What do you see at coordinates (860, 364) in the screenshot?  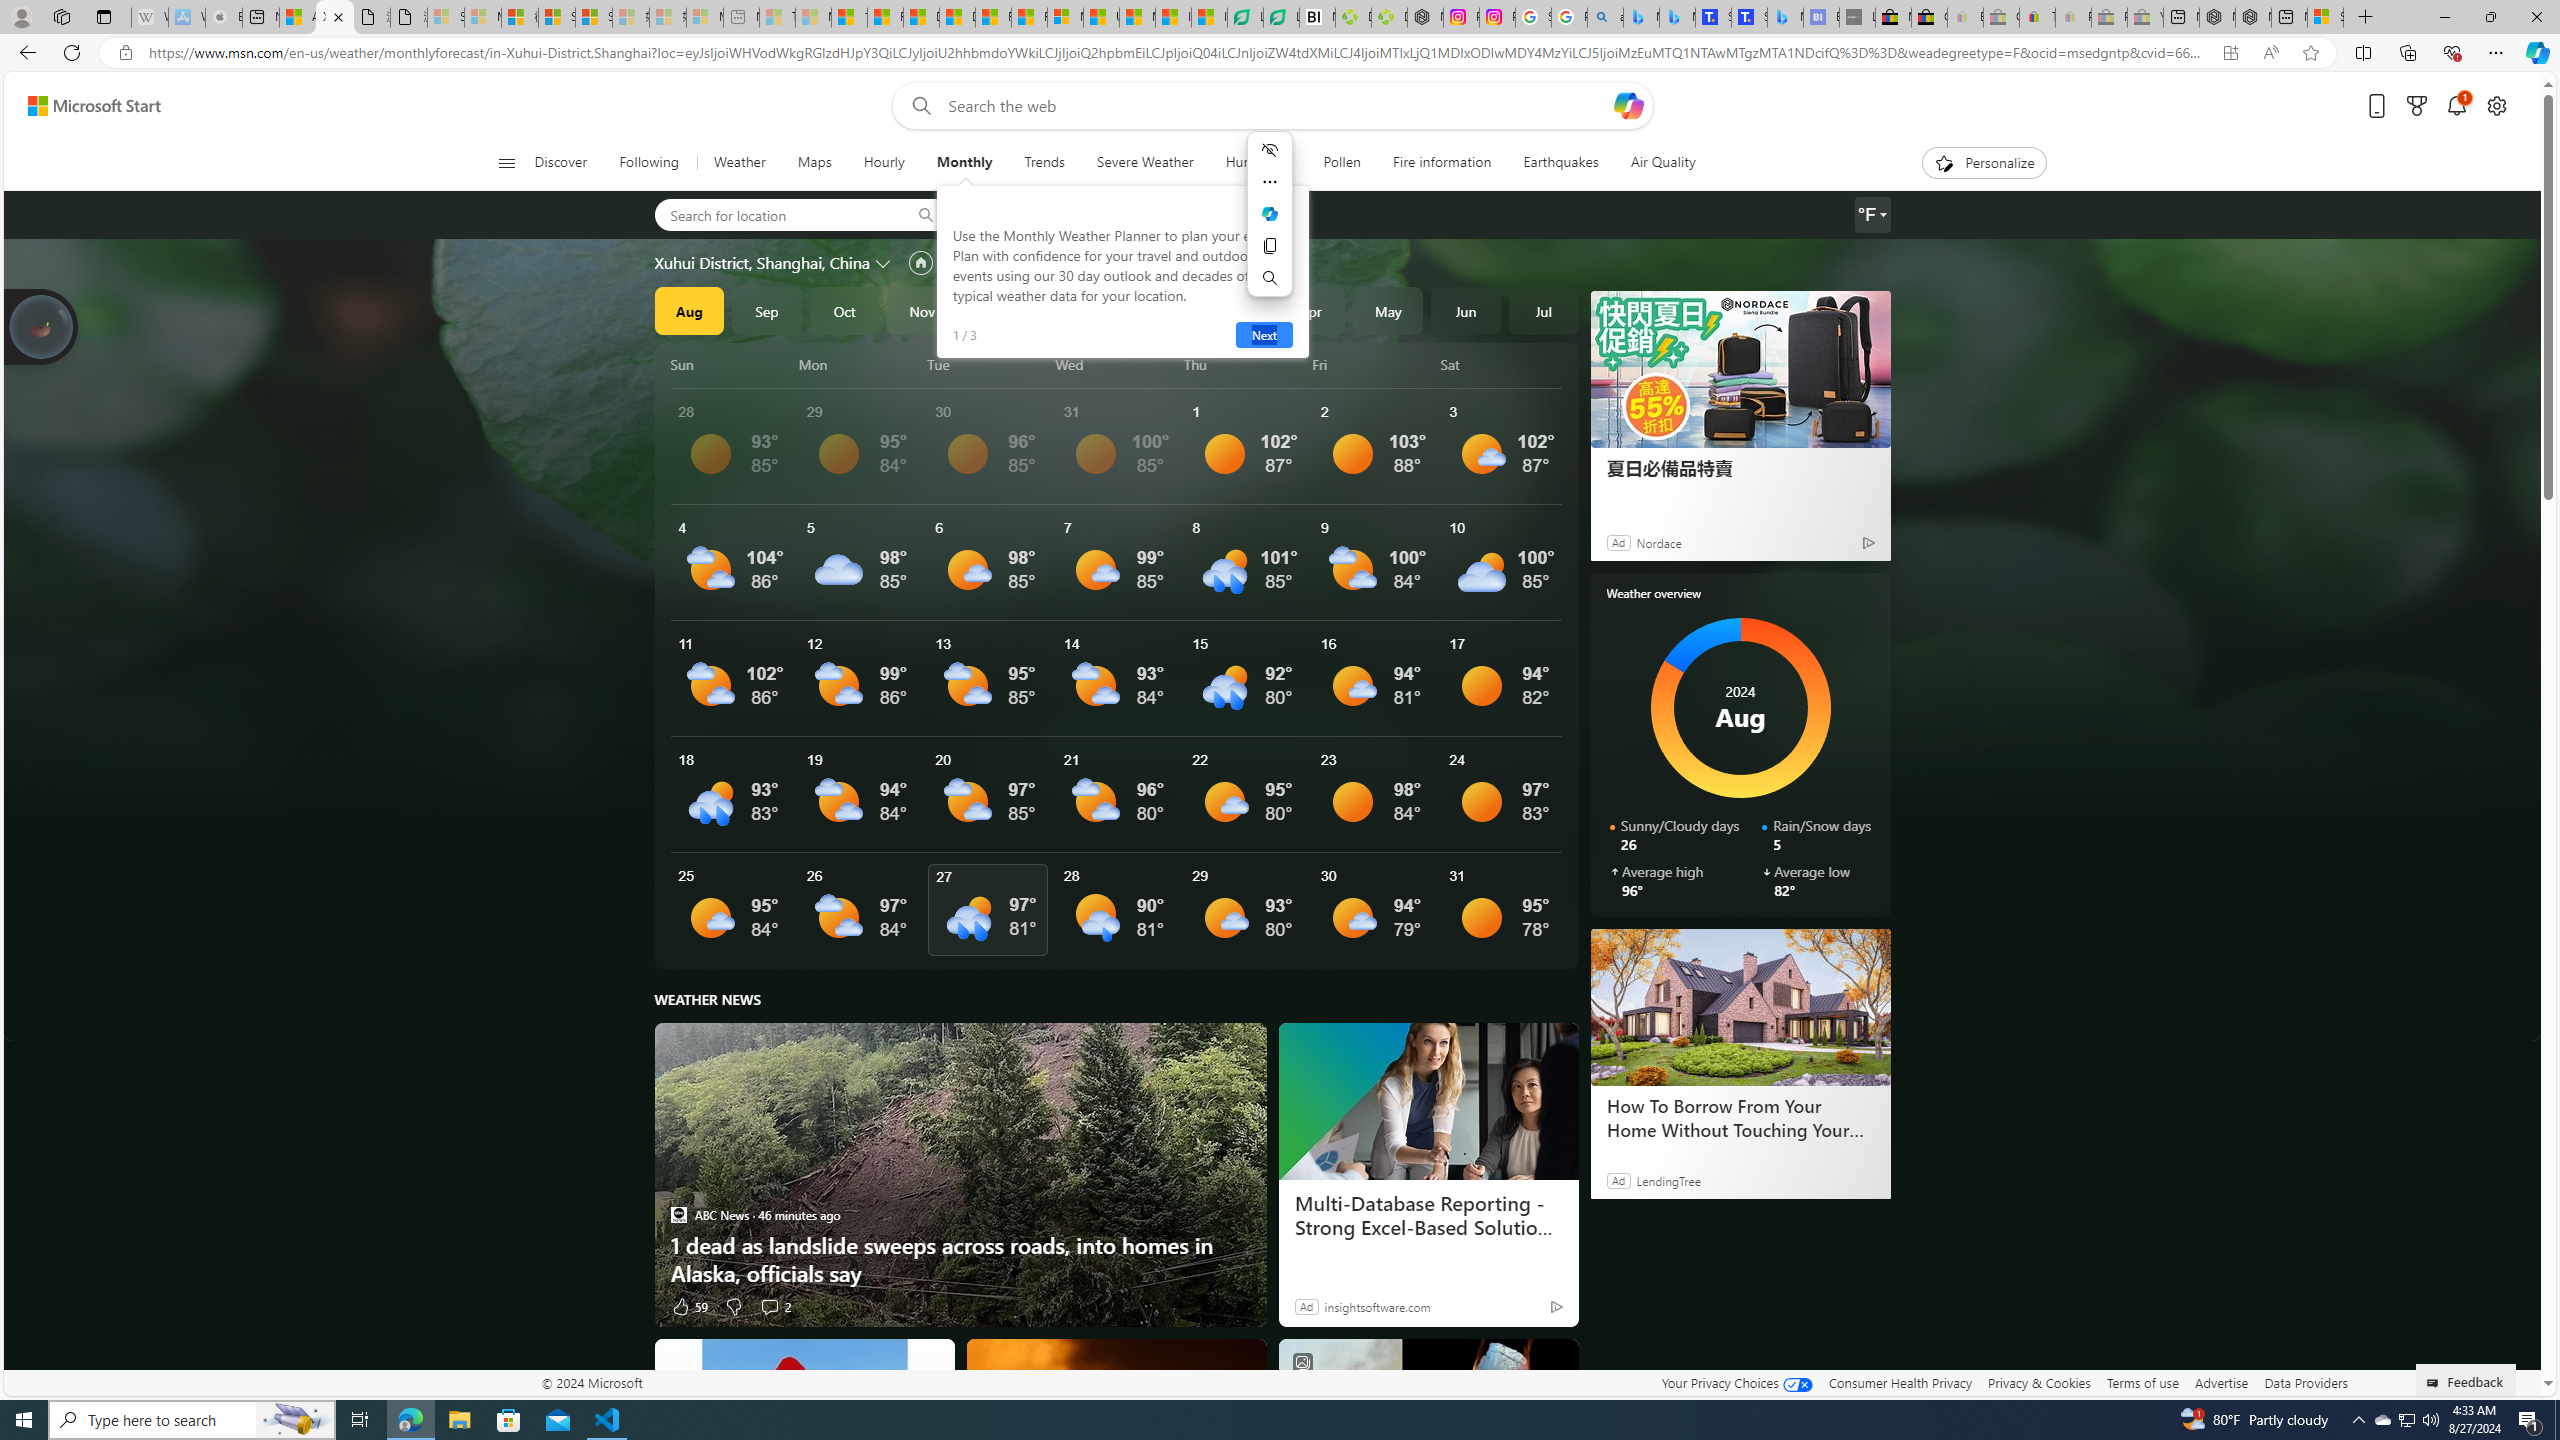 I see `'Mon'` at bounding box center [860, 364].